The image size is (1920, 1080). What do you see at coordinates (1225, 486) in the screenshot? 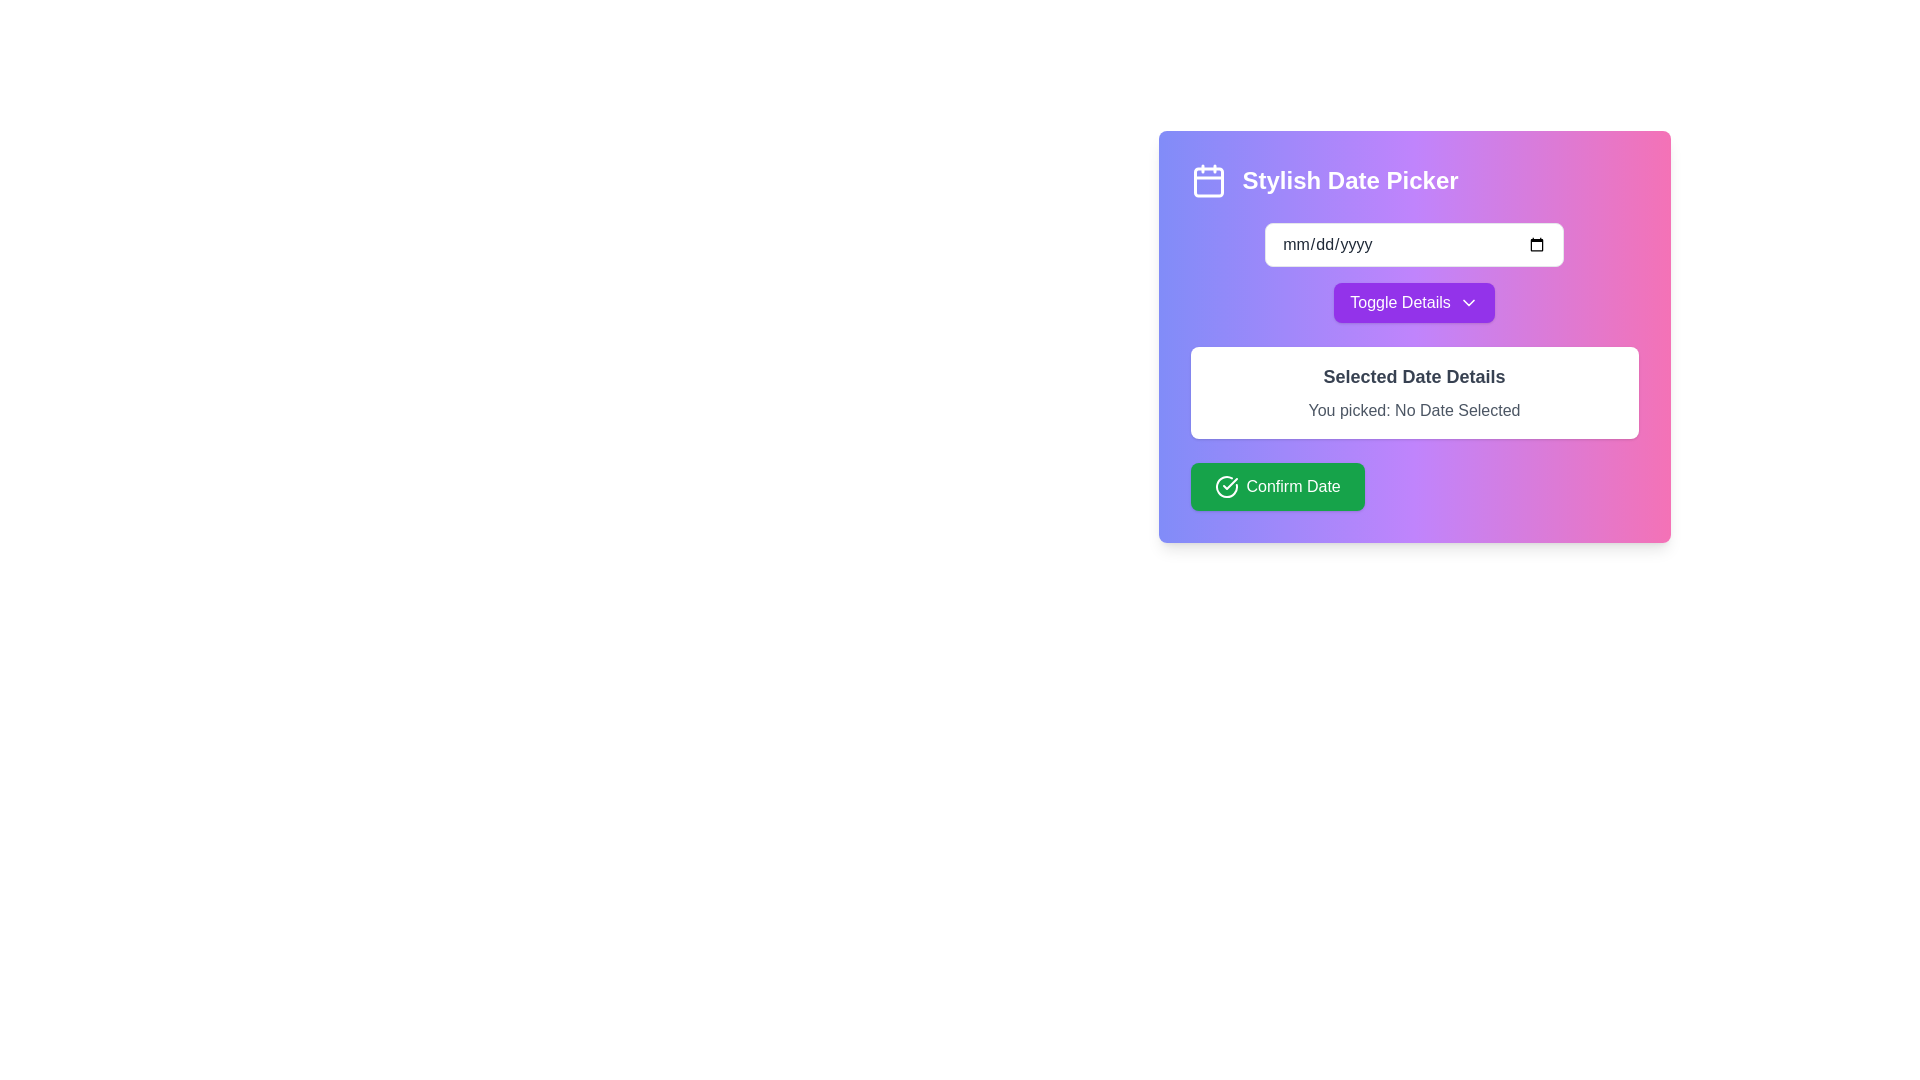
I see `the circular 'check' icon located to the left of the text 'Confirm Date' within the green button at the bottom of the interface` at bounding box center [1225, 486].